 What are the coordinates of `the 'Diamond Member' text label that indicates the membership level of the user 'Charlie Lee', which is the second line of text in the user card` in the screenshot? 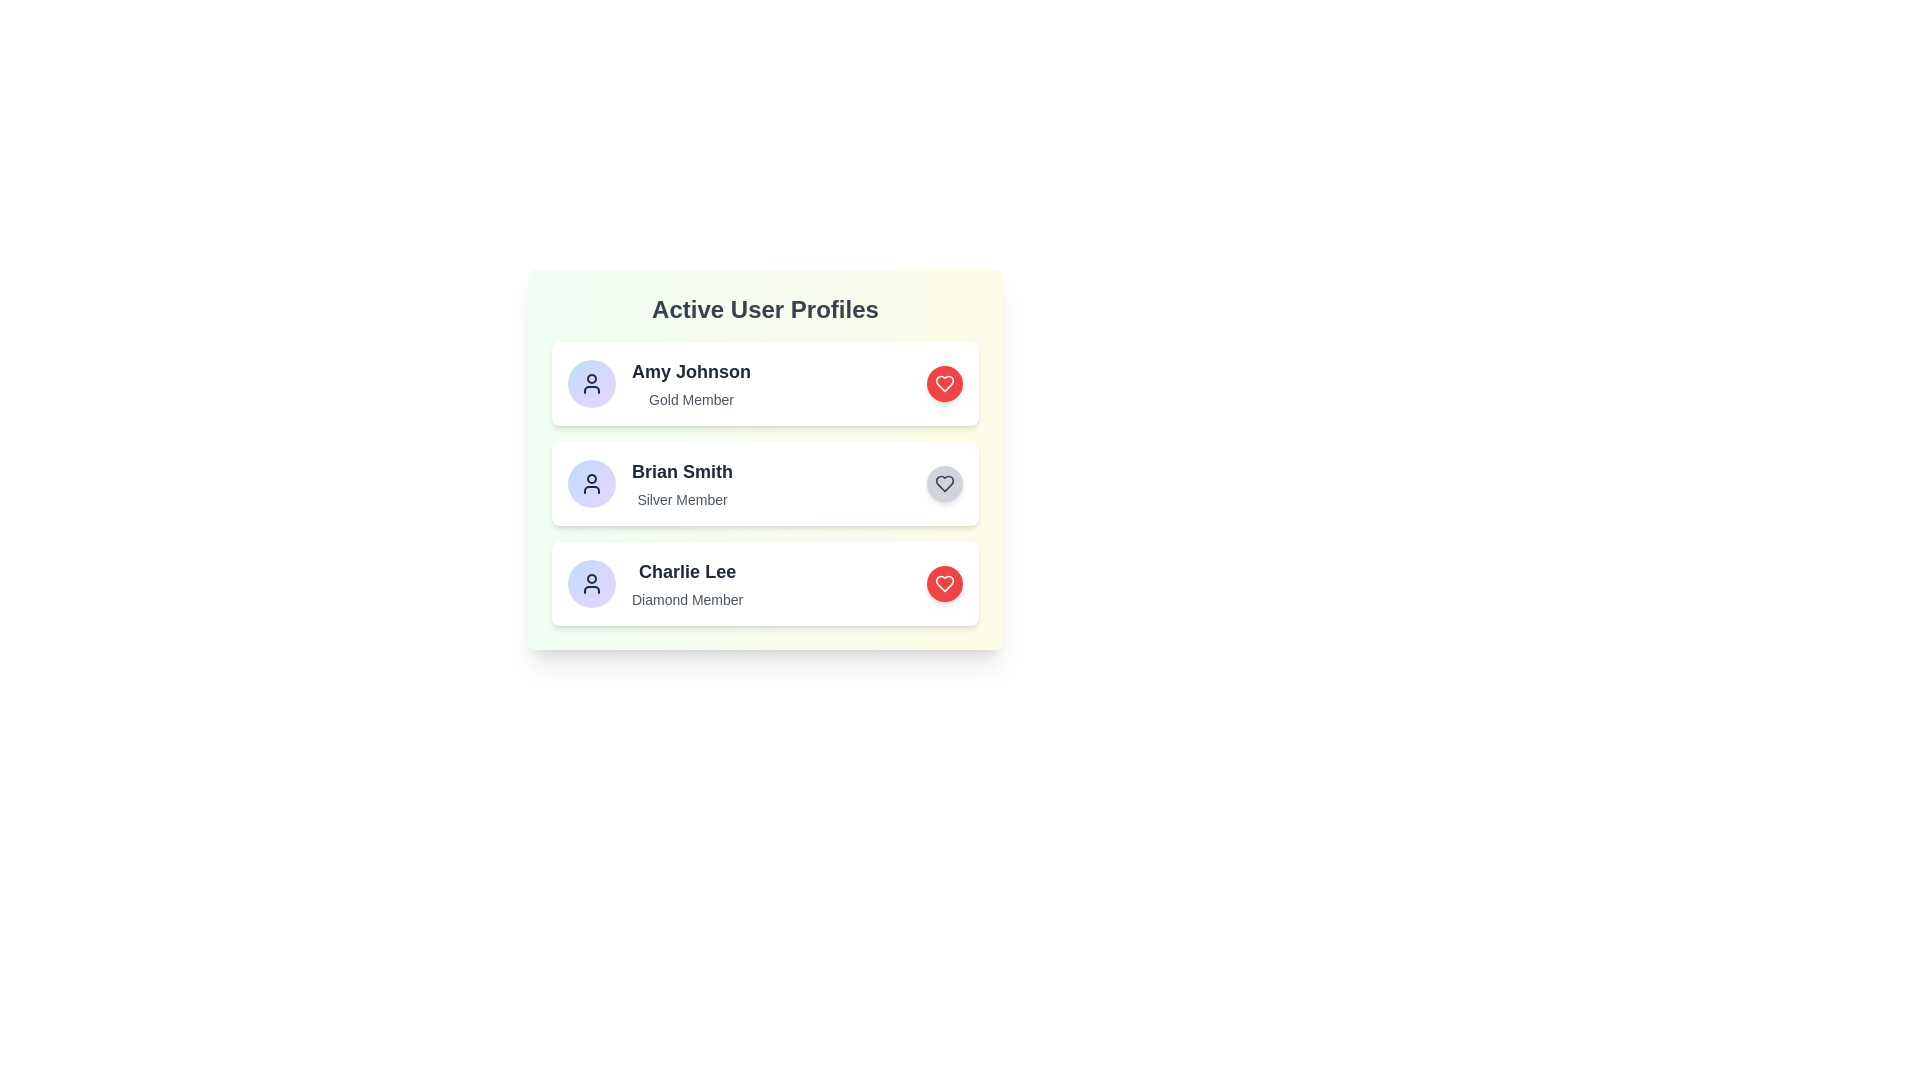 It's located at (687, 599).